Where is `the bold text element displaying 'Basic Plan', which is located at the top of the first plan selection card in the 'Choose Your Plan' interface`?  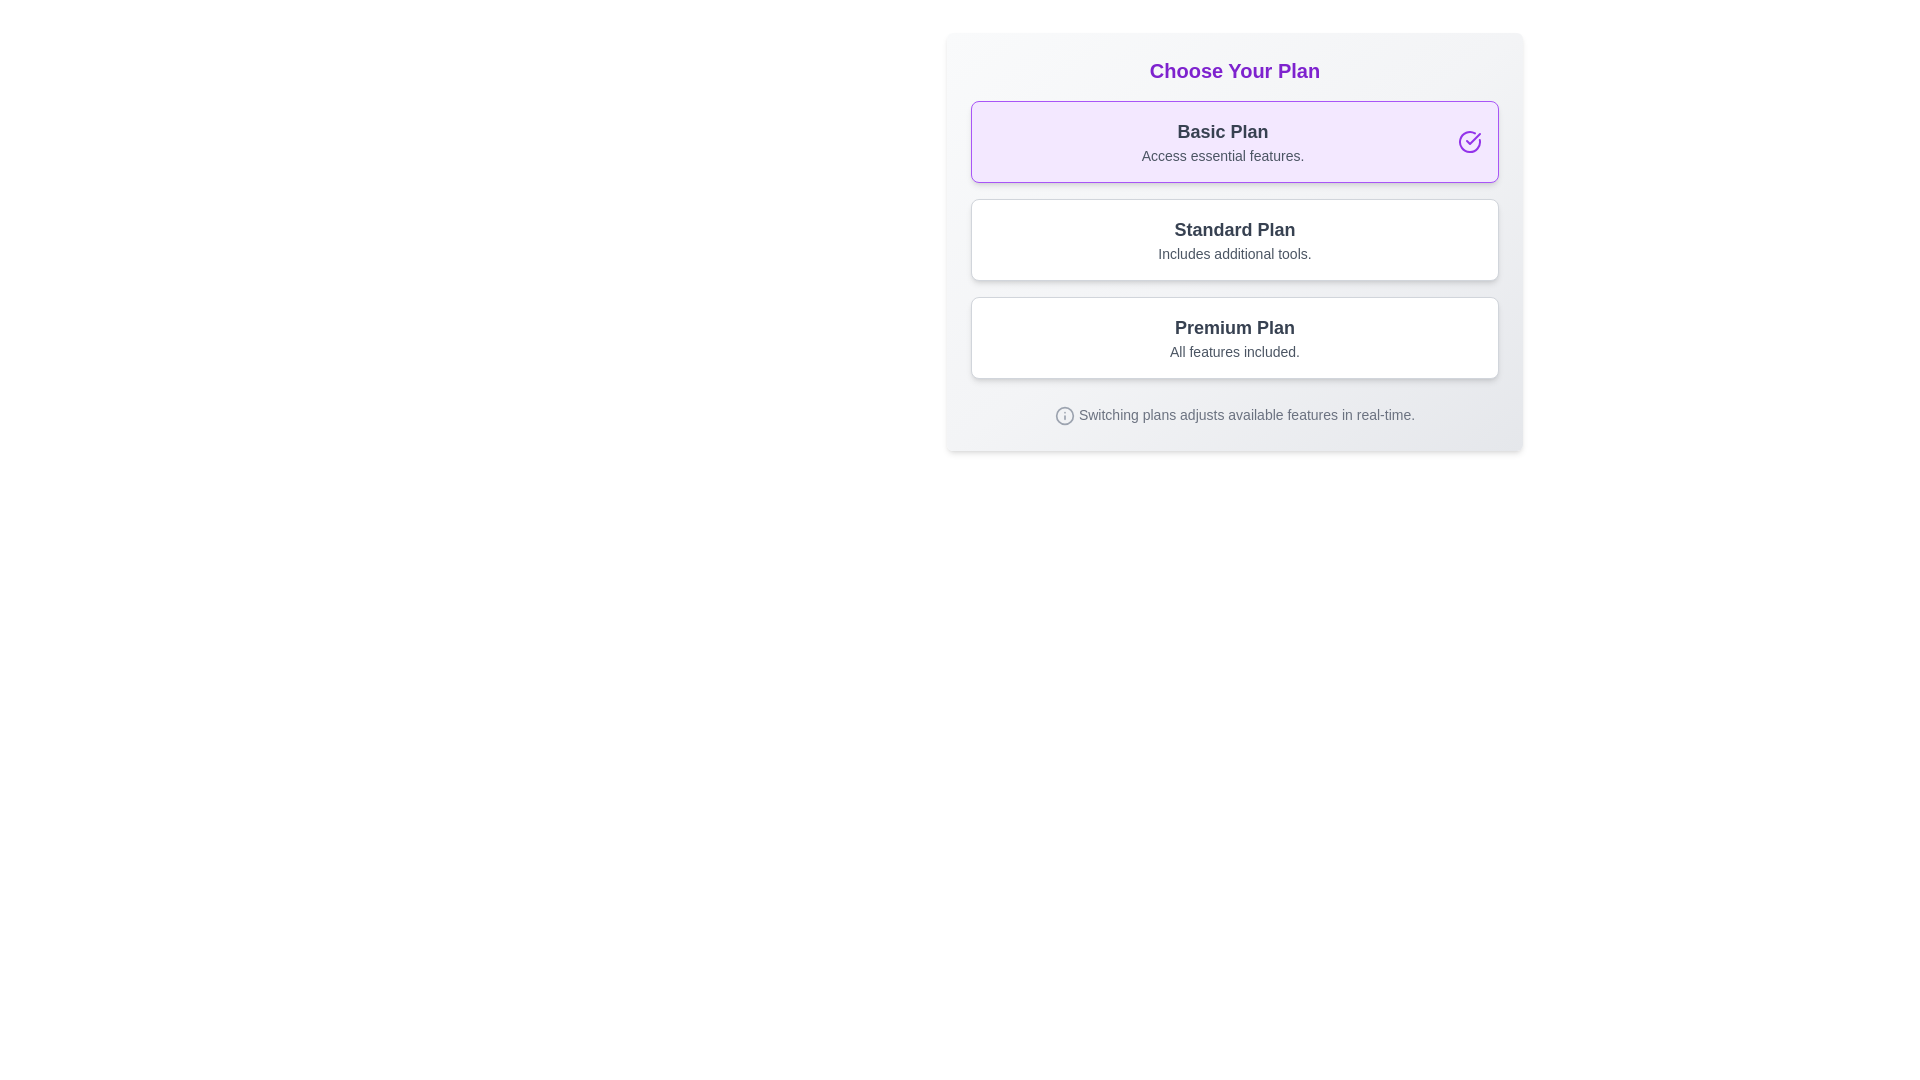 the bold text element displaying 'Basic Plan', which is located at the top of the first plan selection card in the 'Choose Your Plan' interface is located at coordinates (1222, 131).